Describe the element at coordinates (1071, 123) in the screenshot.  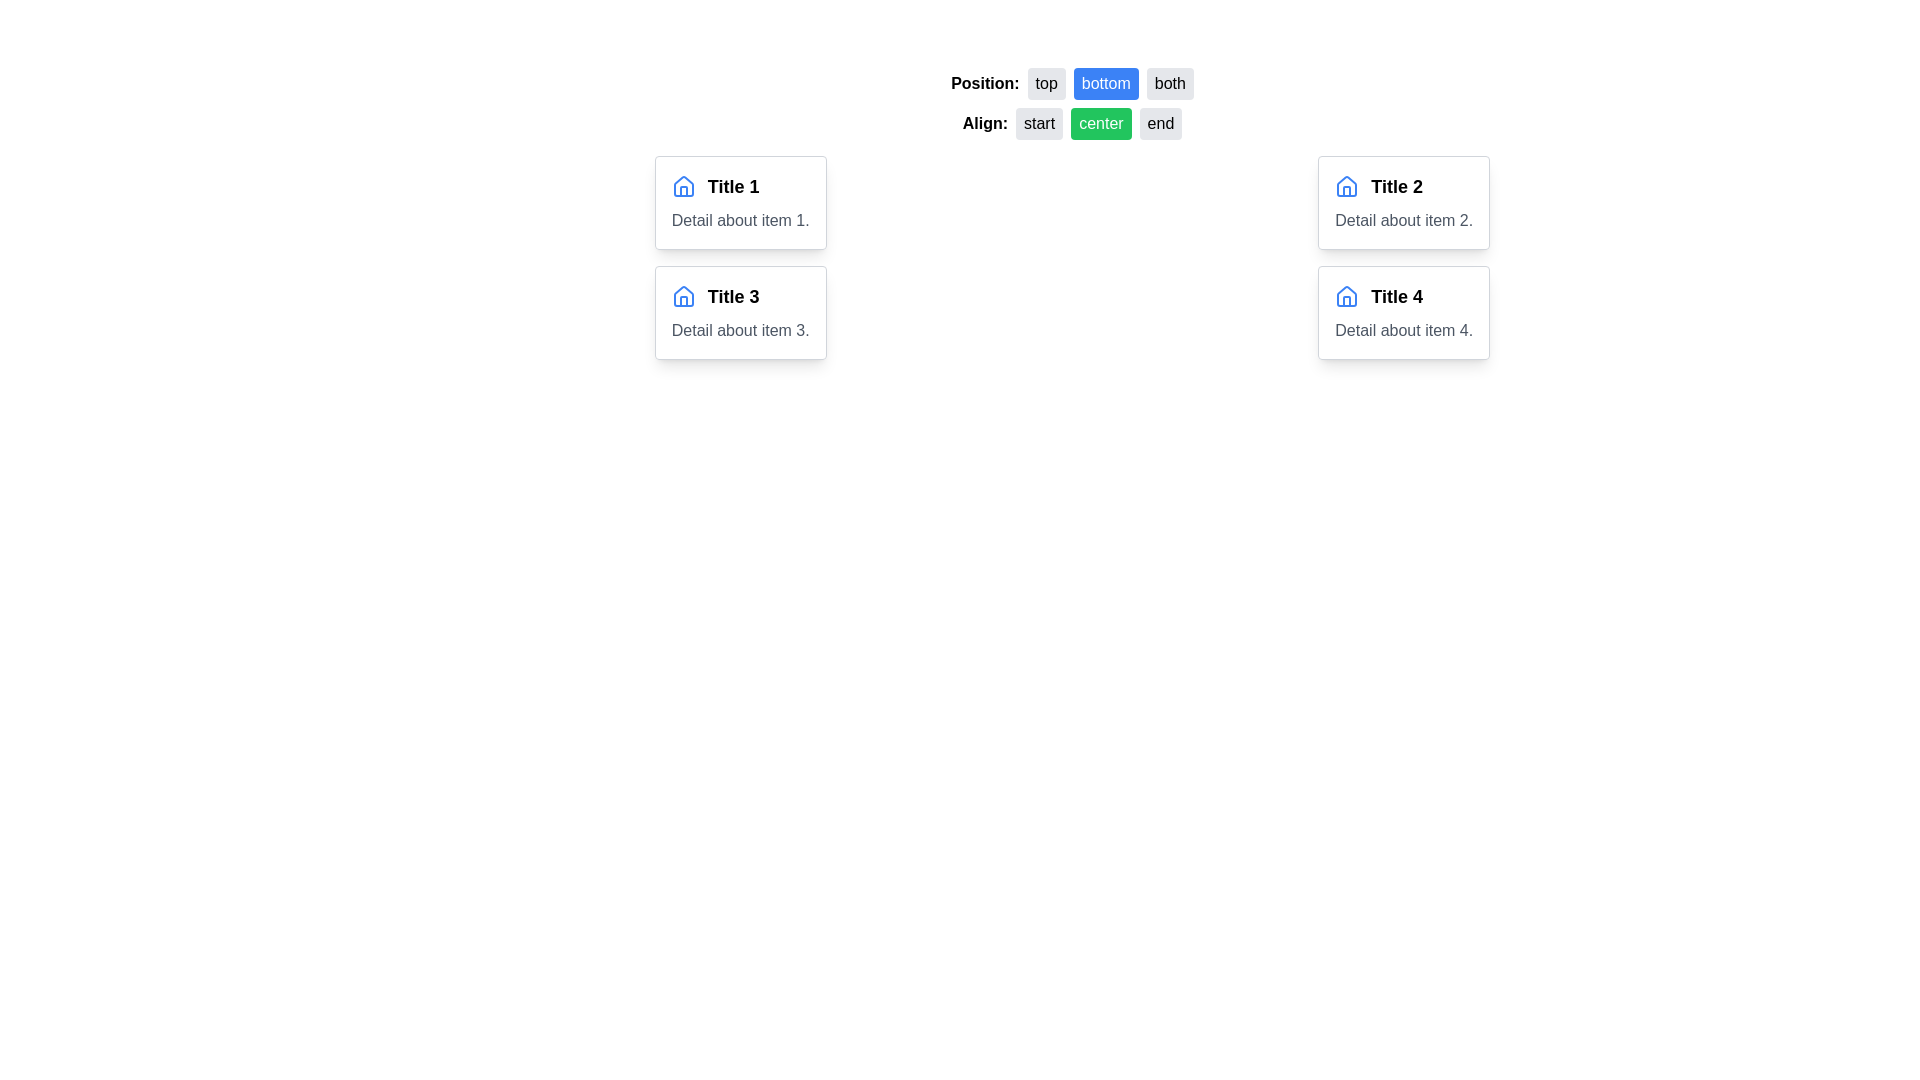
I see `the 'center' alignment button located under the 'Align:' label` at that location.